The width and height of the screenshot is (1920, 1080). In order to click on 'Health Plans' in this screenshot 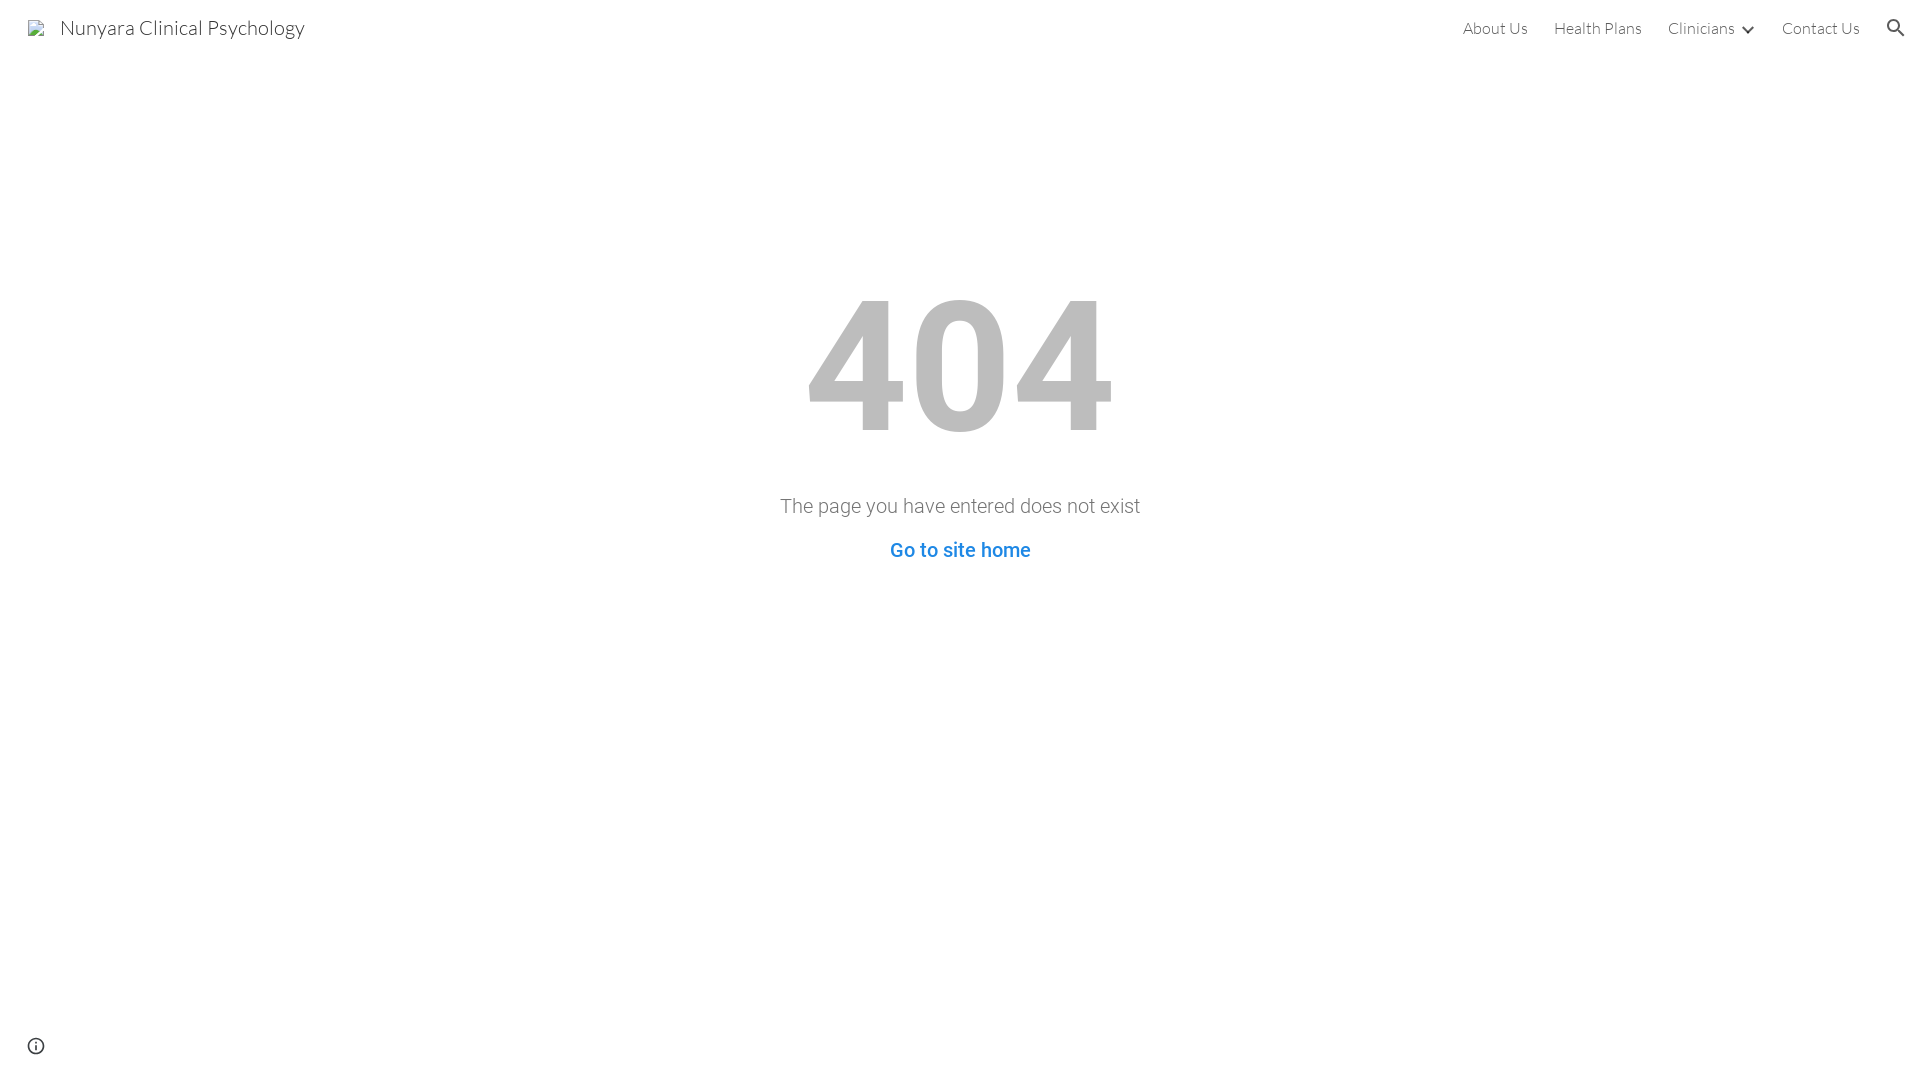, I will do `click(1597, 27)`.